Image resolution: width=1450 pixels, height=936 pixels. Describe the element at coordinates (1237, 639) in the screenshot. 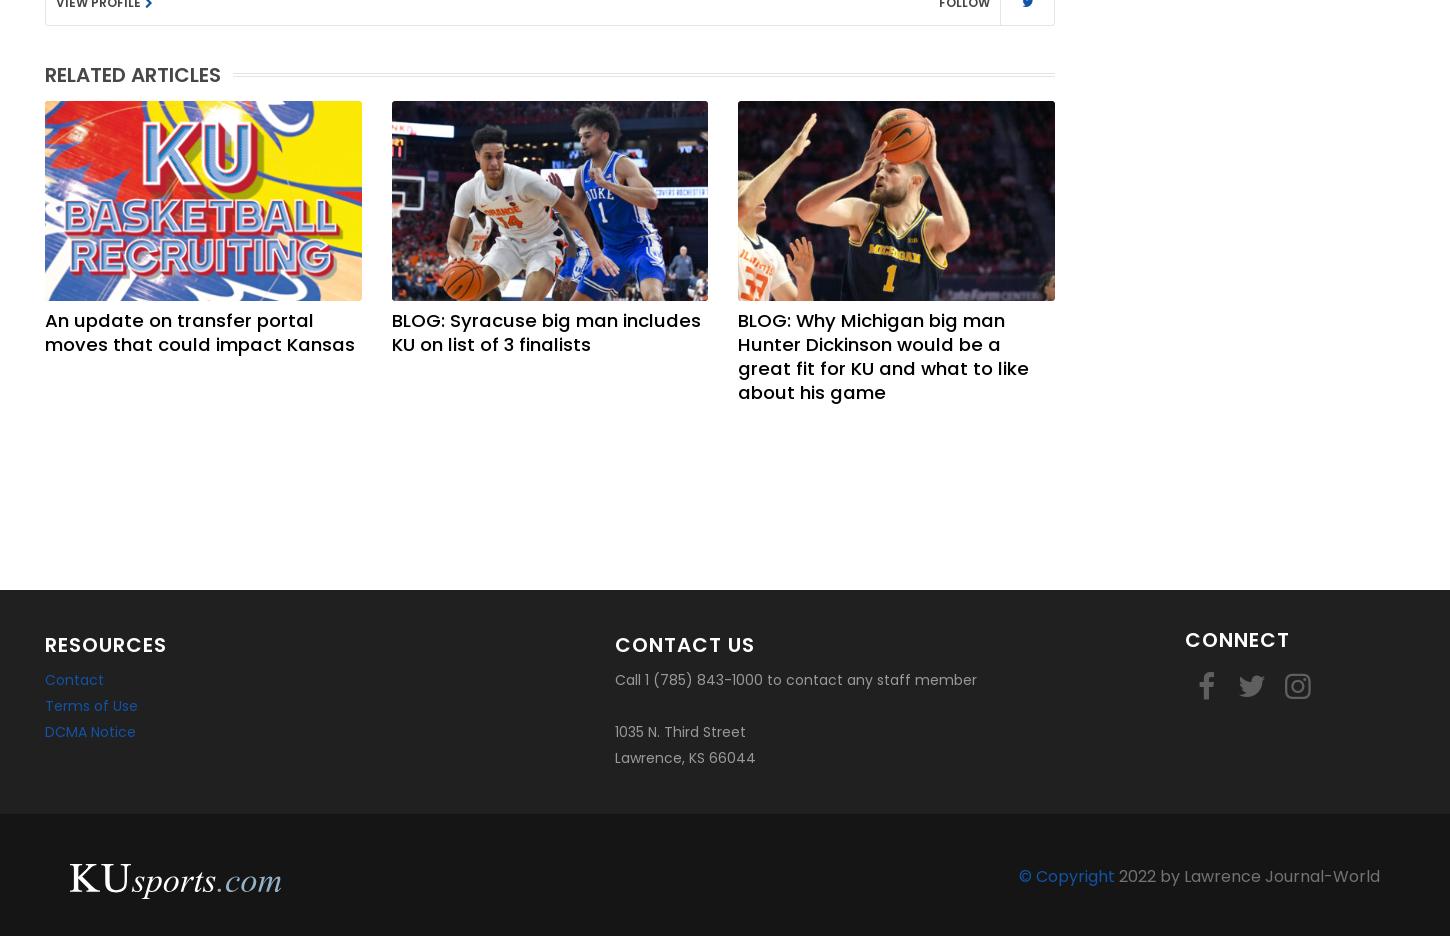

I see `'CONNECT'` at that location.